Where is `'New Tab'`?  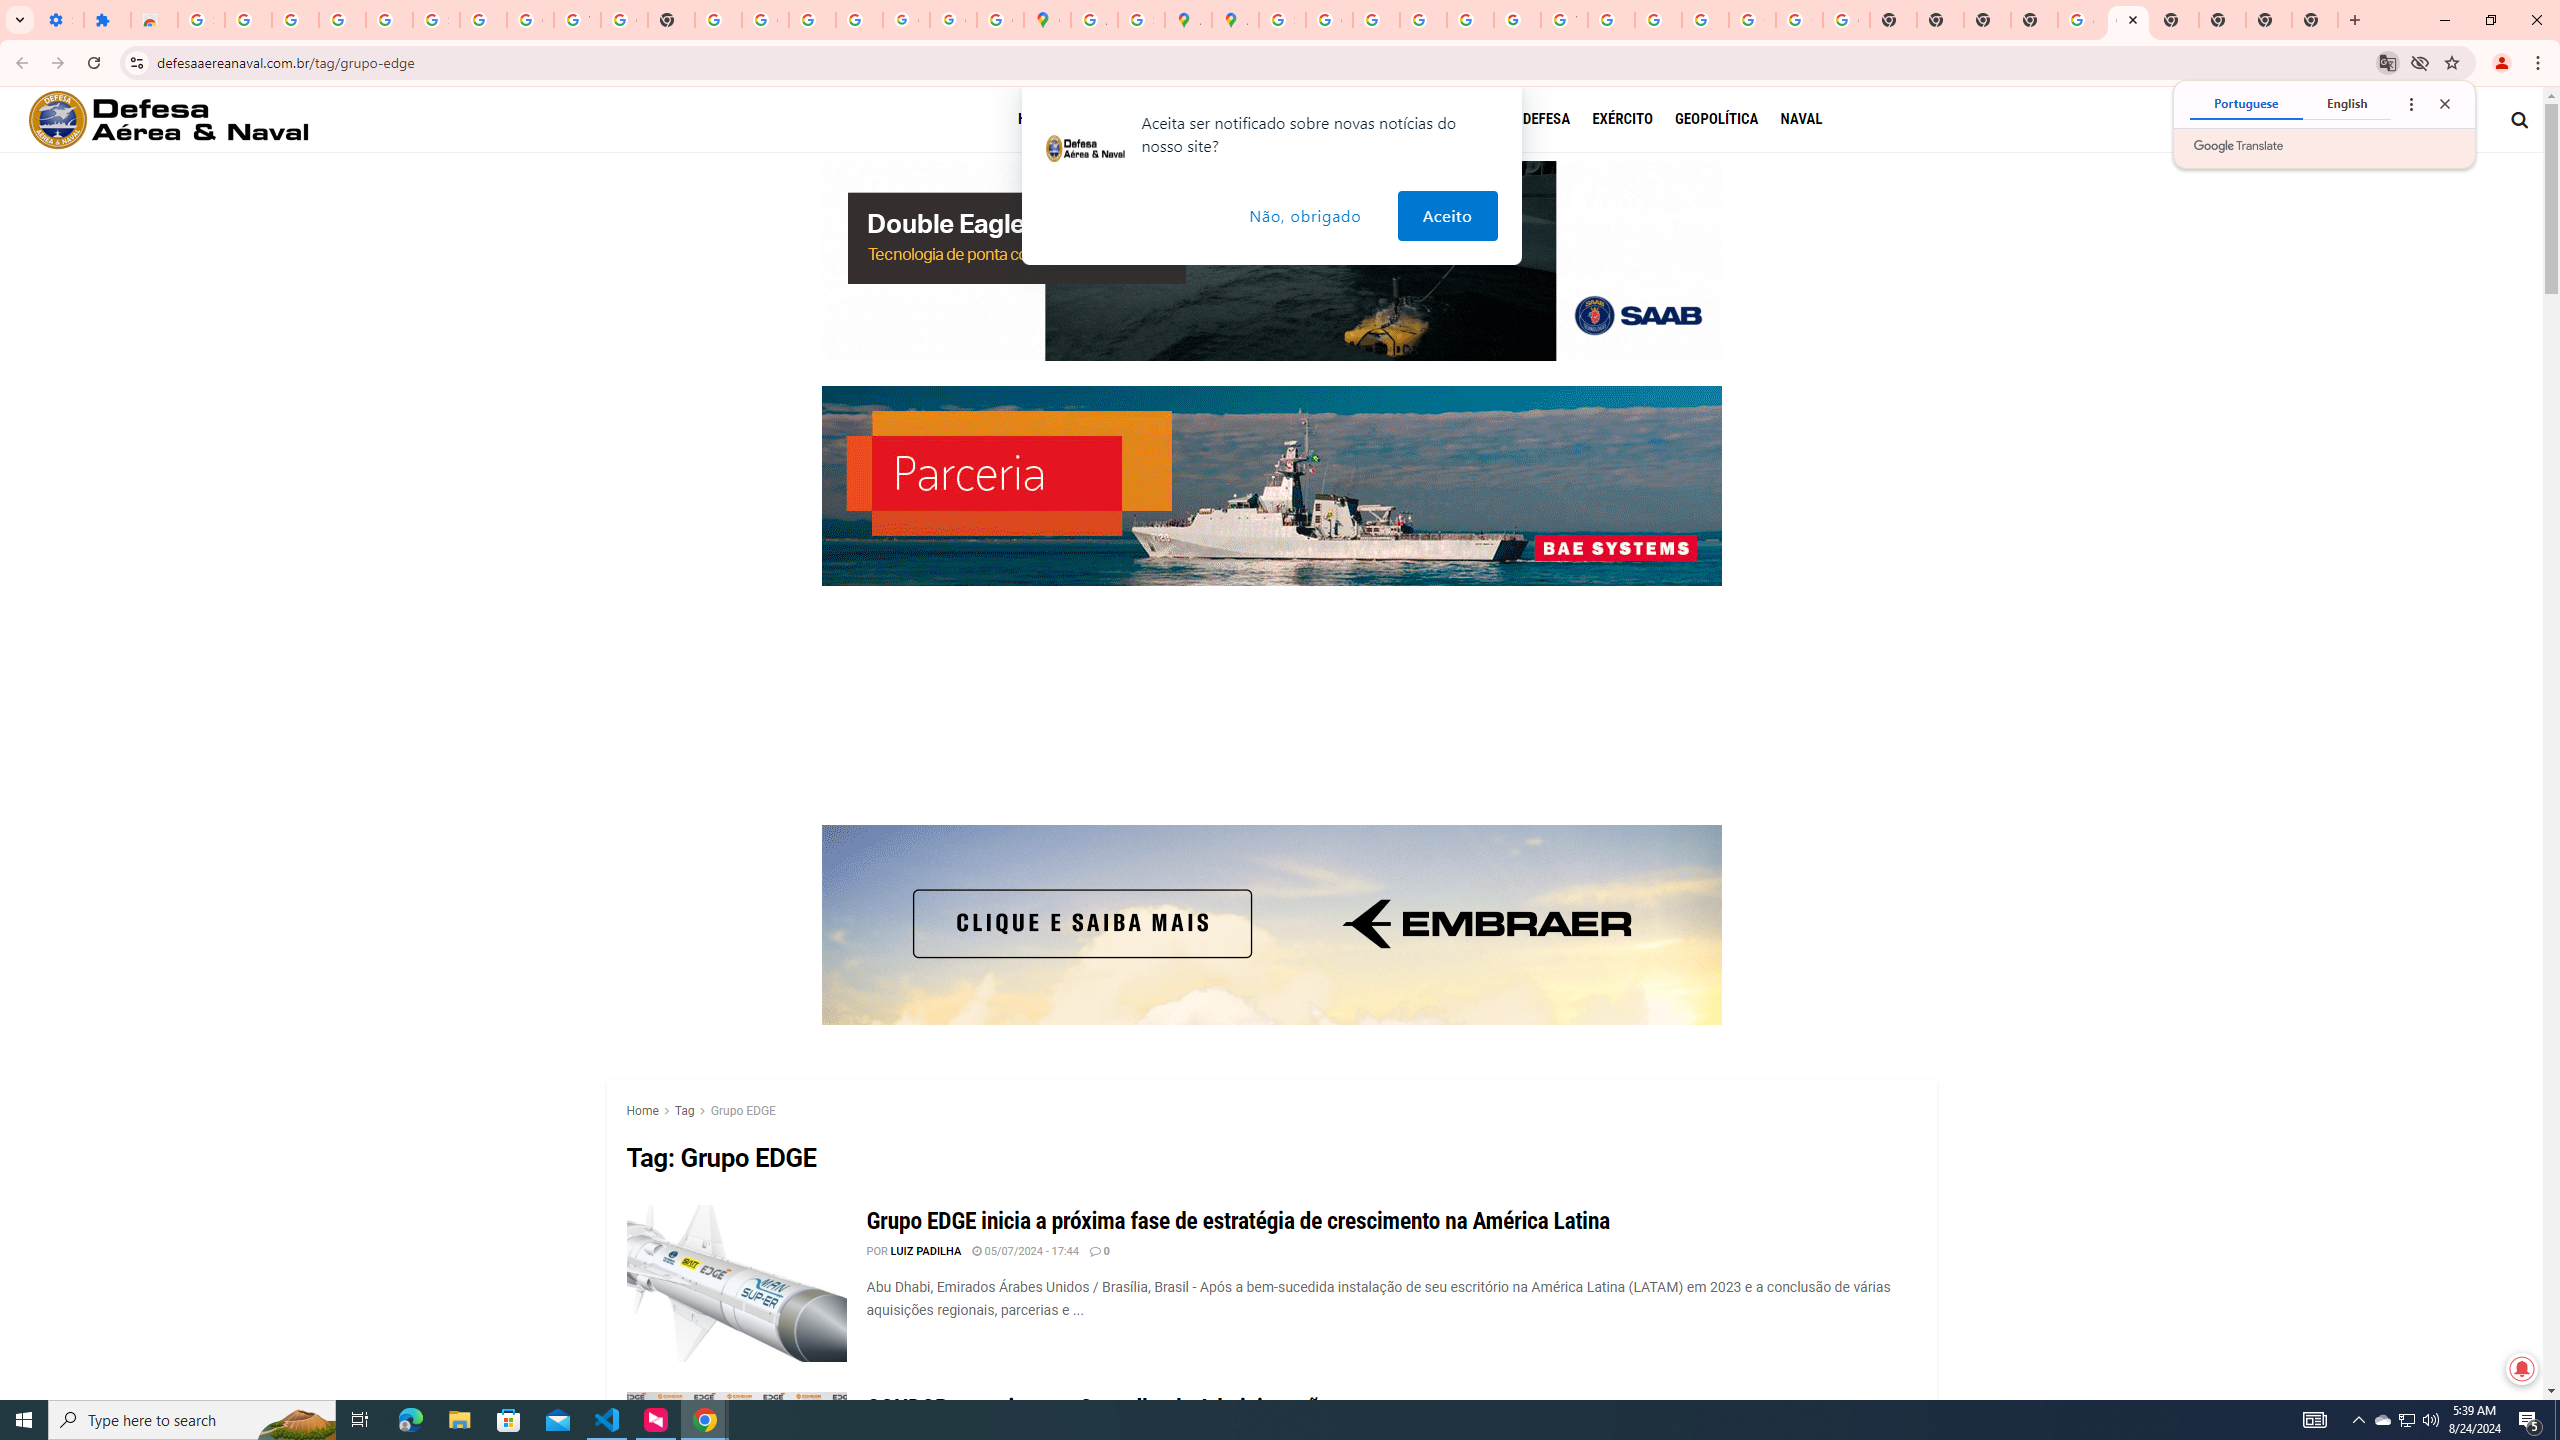 'New Tab' is located at coordinates (2315, 19).